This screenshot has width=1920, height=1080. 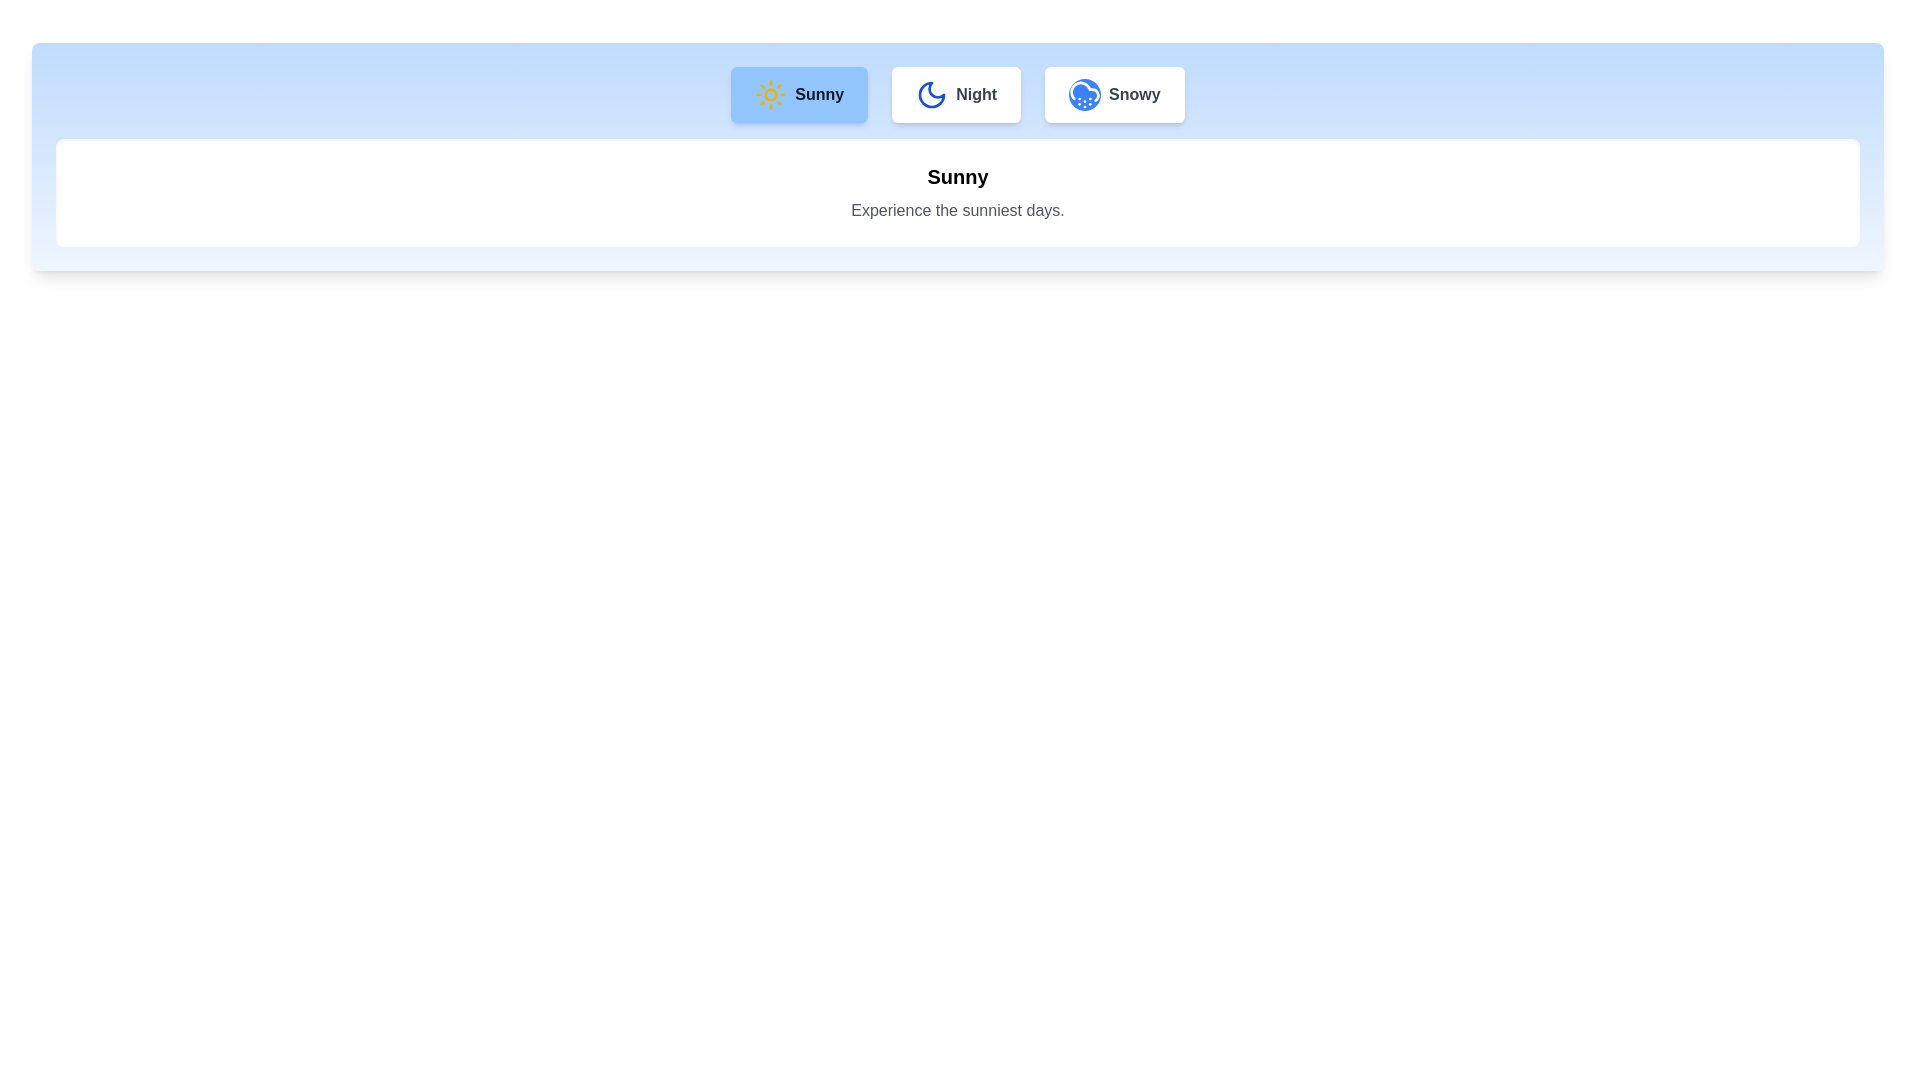 What do you see at coordinates (955, 95) in the screenshot?
I see `the Night tab by clicking on its button` at bounding box center [955, 95].